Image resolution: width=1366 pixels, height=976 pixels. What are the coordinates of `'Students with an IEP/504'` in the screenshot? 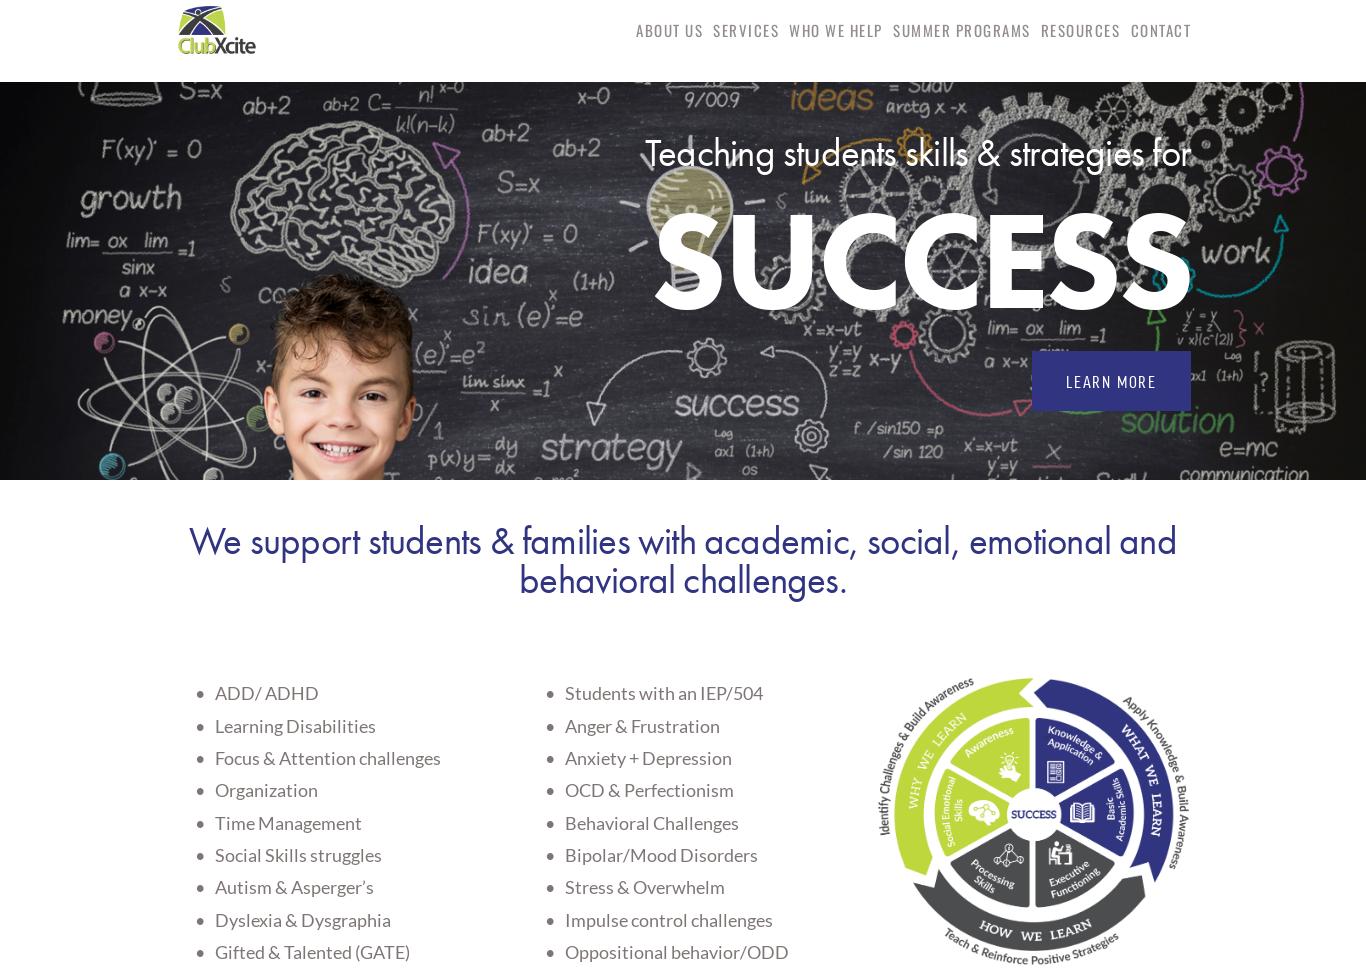 It's located at (564, 691).